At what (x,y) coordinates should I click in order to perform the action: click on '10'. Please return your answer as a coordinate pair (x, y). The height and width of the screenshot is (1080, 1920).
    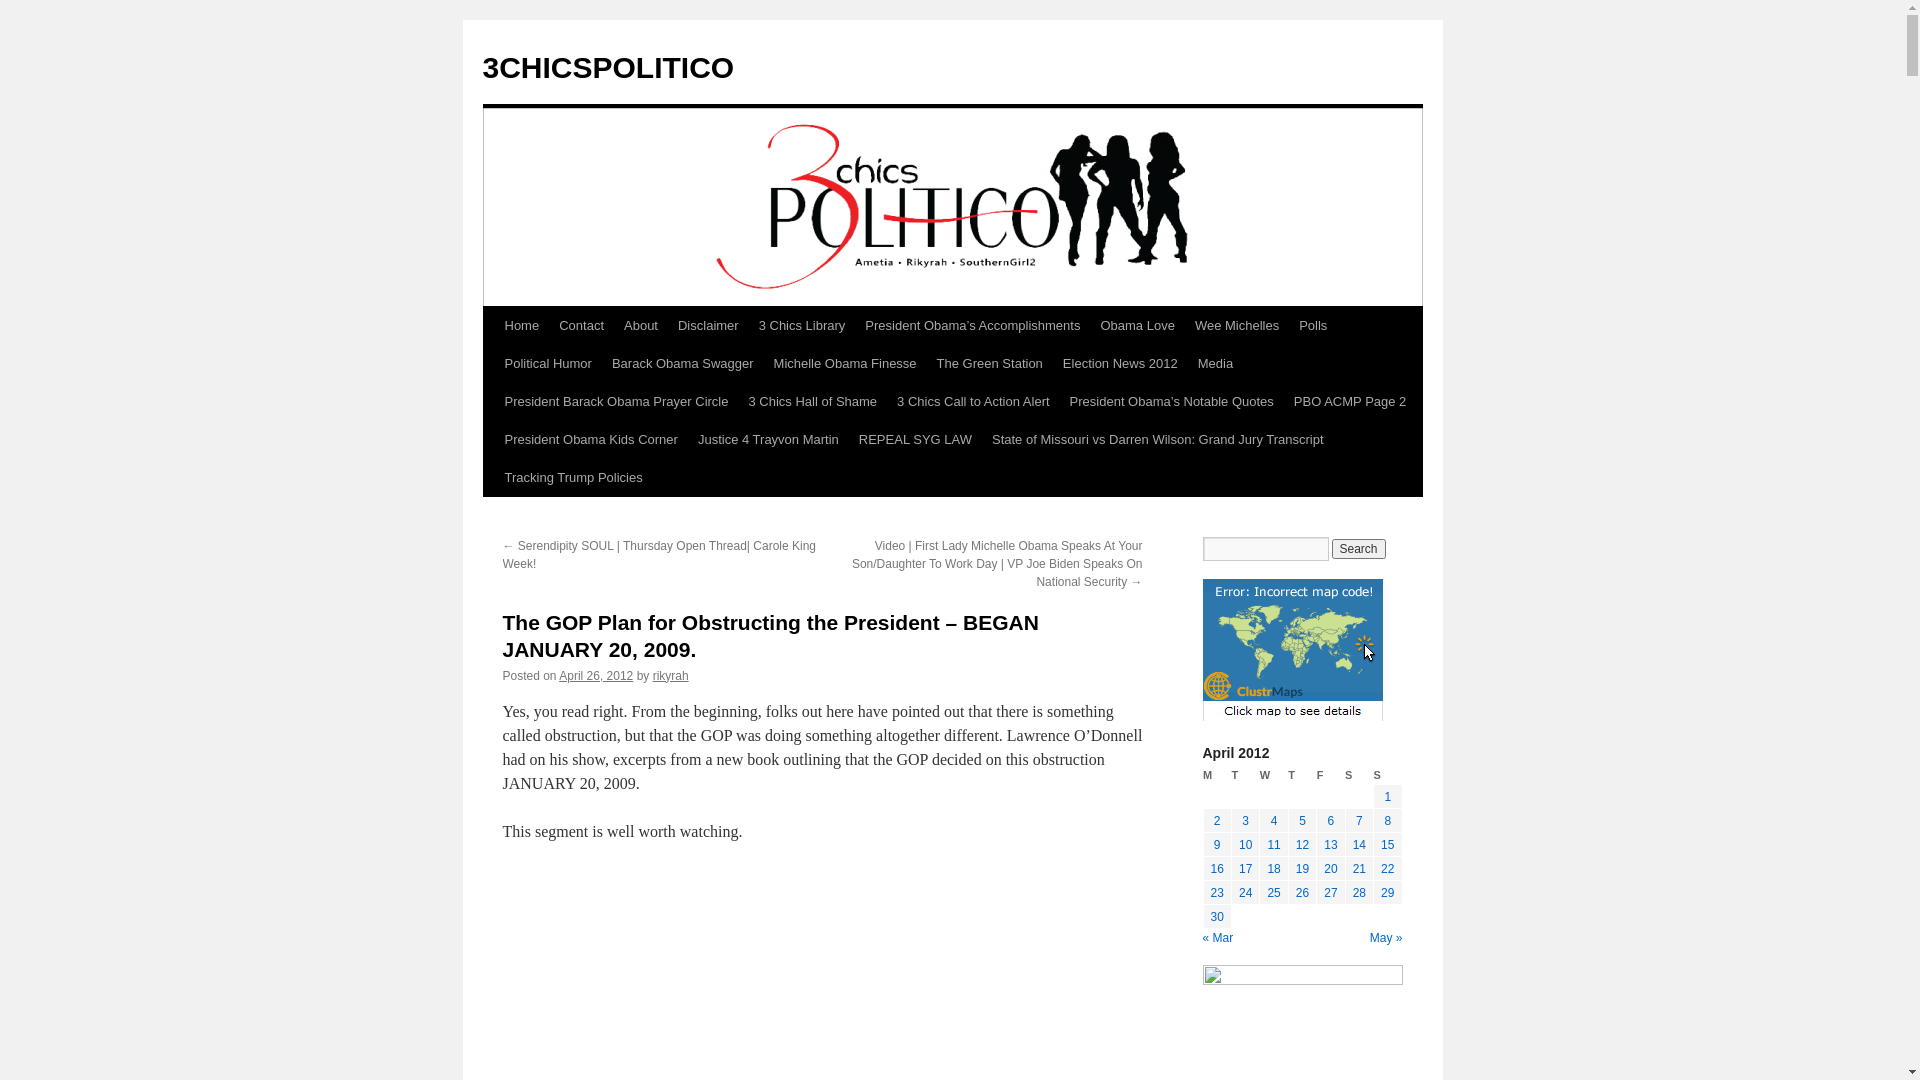
    Looking at the image, I should click on (1244, 844).